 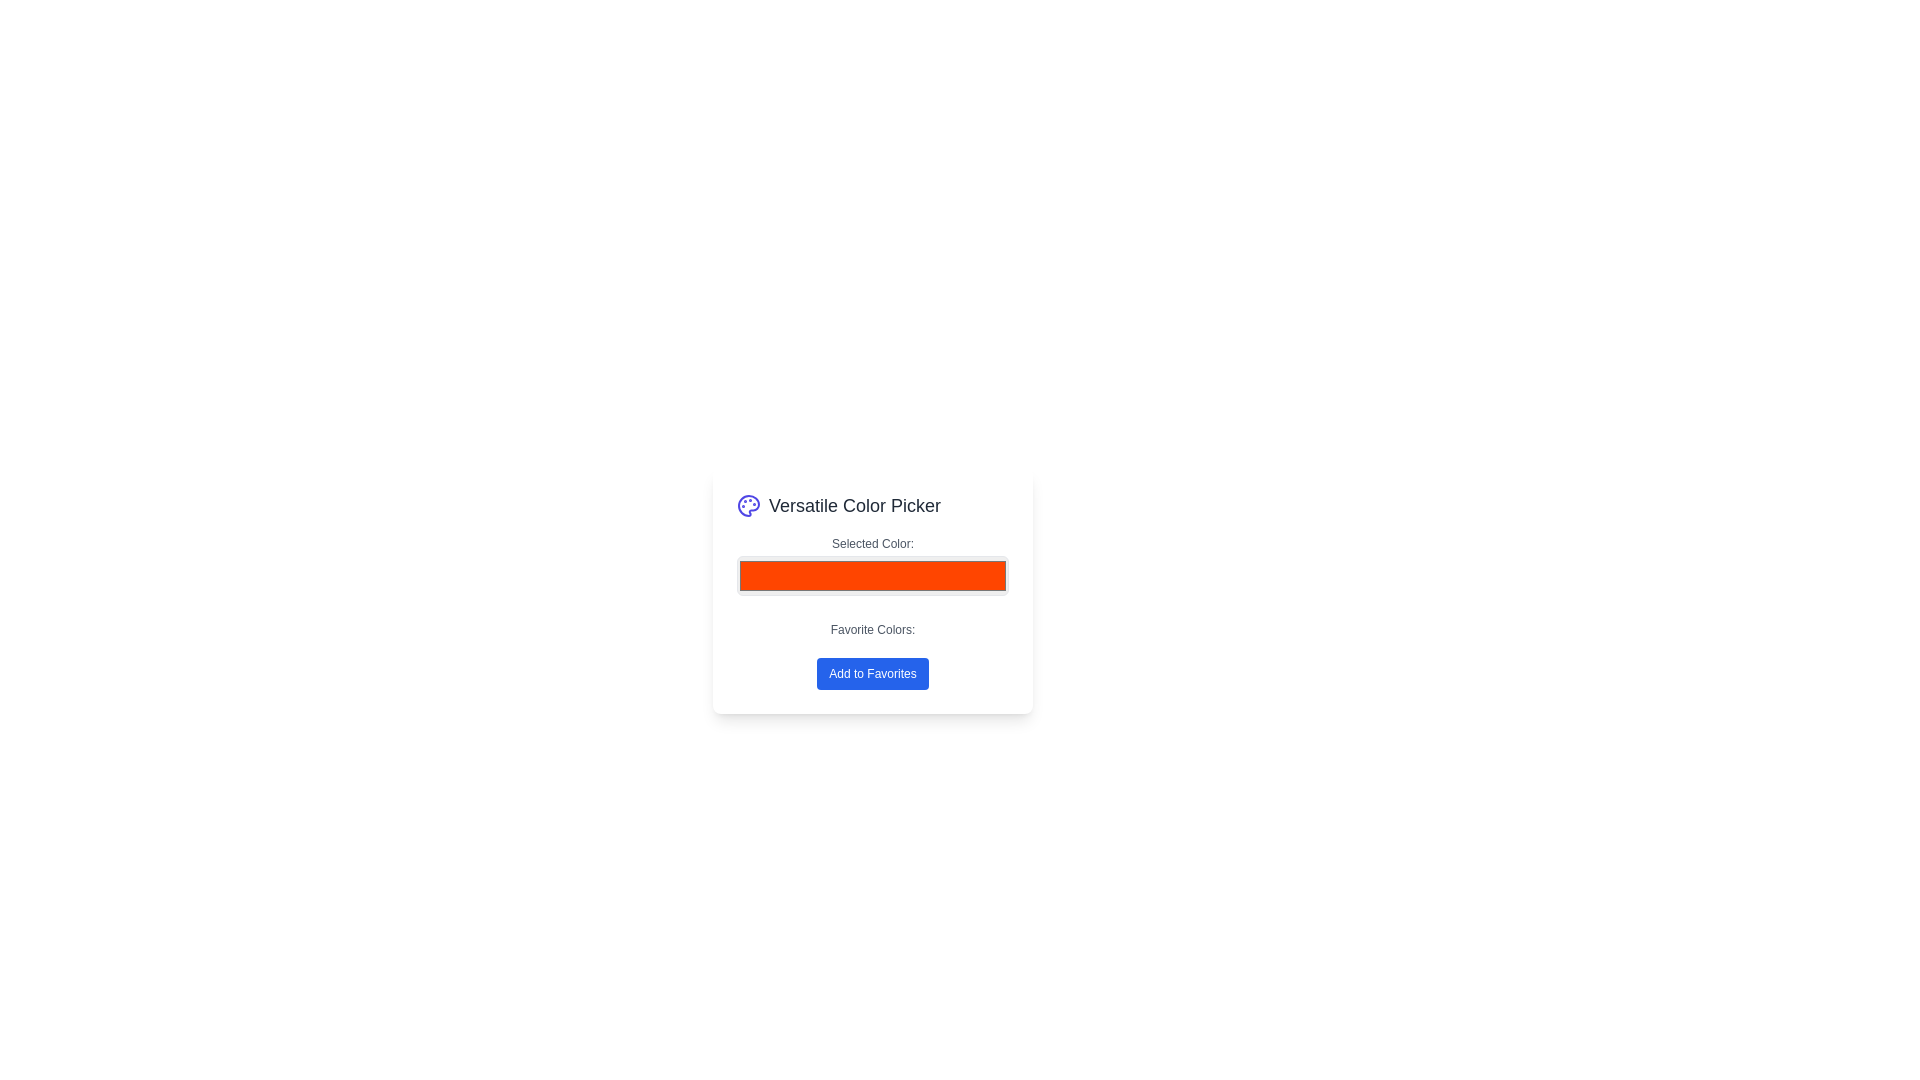 I want to click on the purple palette icon located above the text 'Versatile Color Picker' in the color picker dialog box, if interactive events are enabled, so click(x=747, y=504).